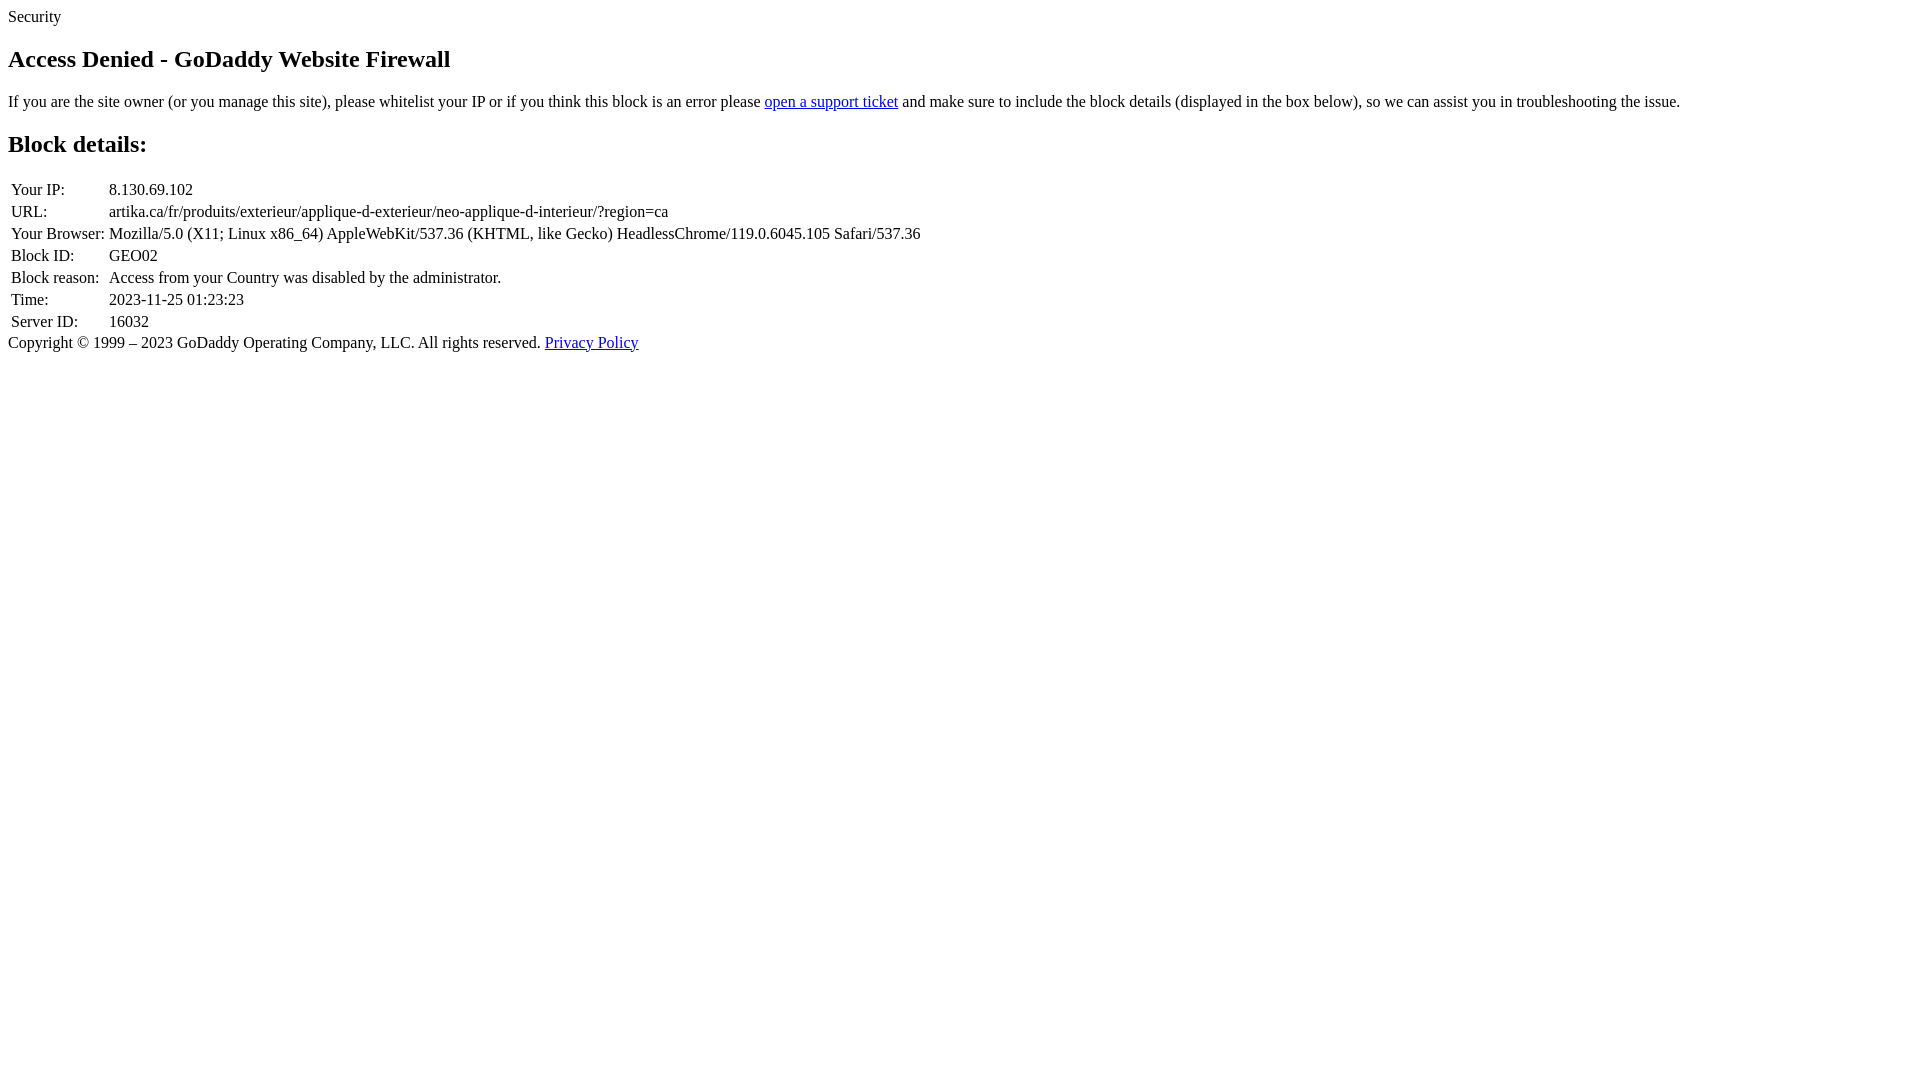 This screenshot has height=1080, width=1920. Describe the element at coordinates (590, 341) in the screenshot. I see `'Privacy Policy'` at that location.